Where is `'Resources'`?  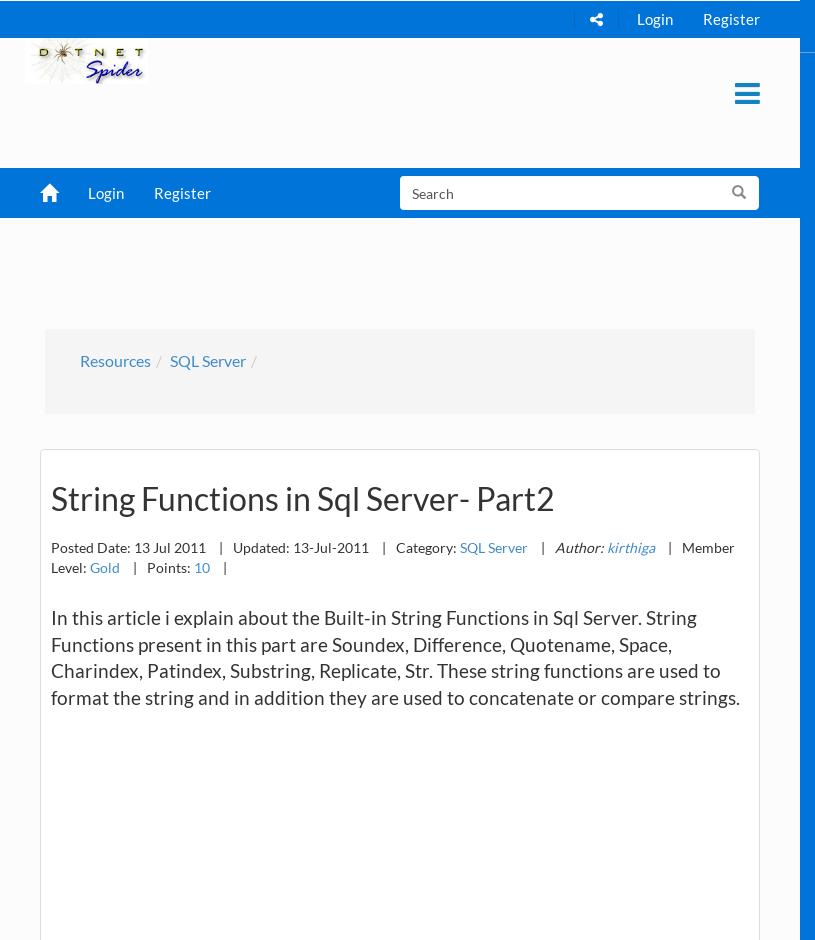
'Resources' is located at coordinates (114, 358).